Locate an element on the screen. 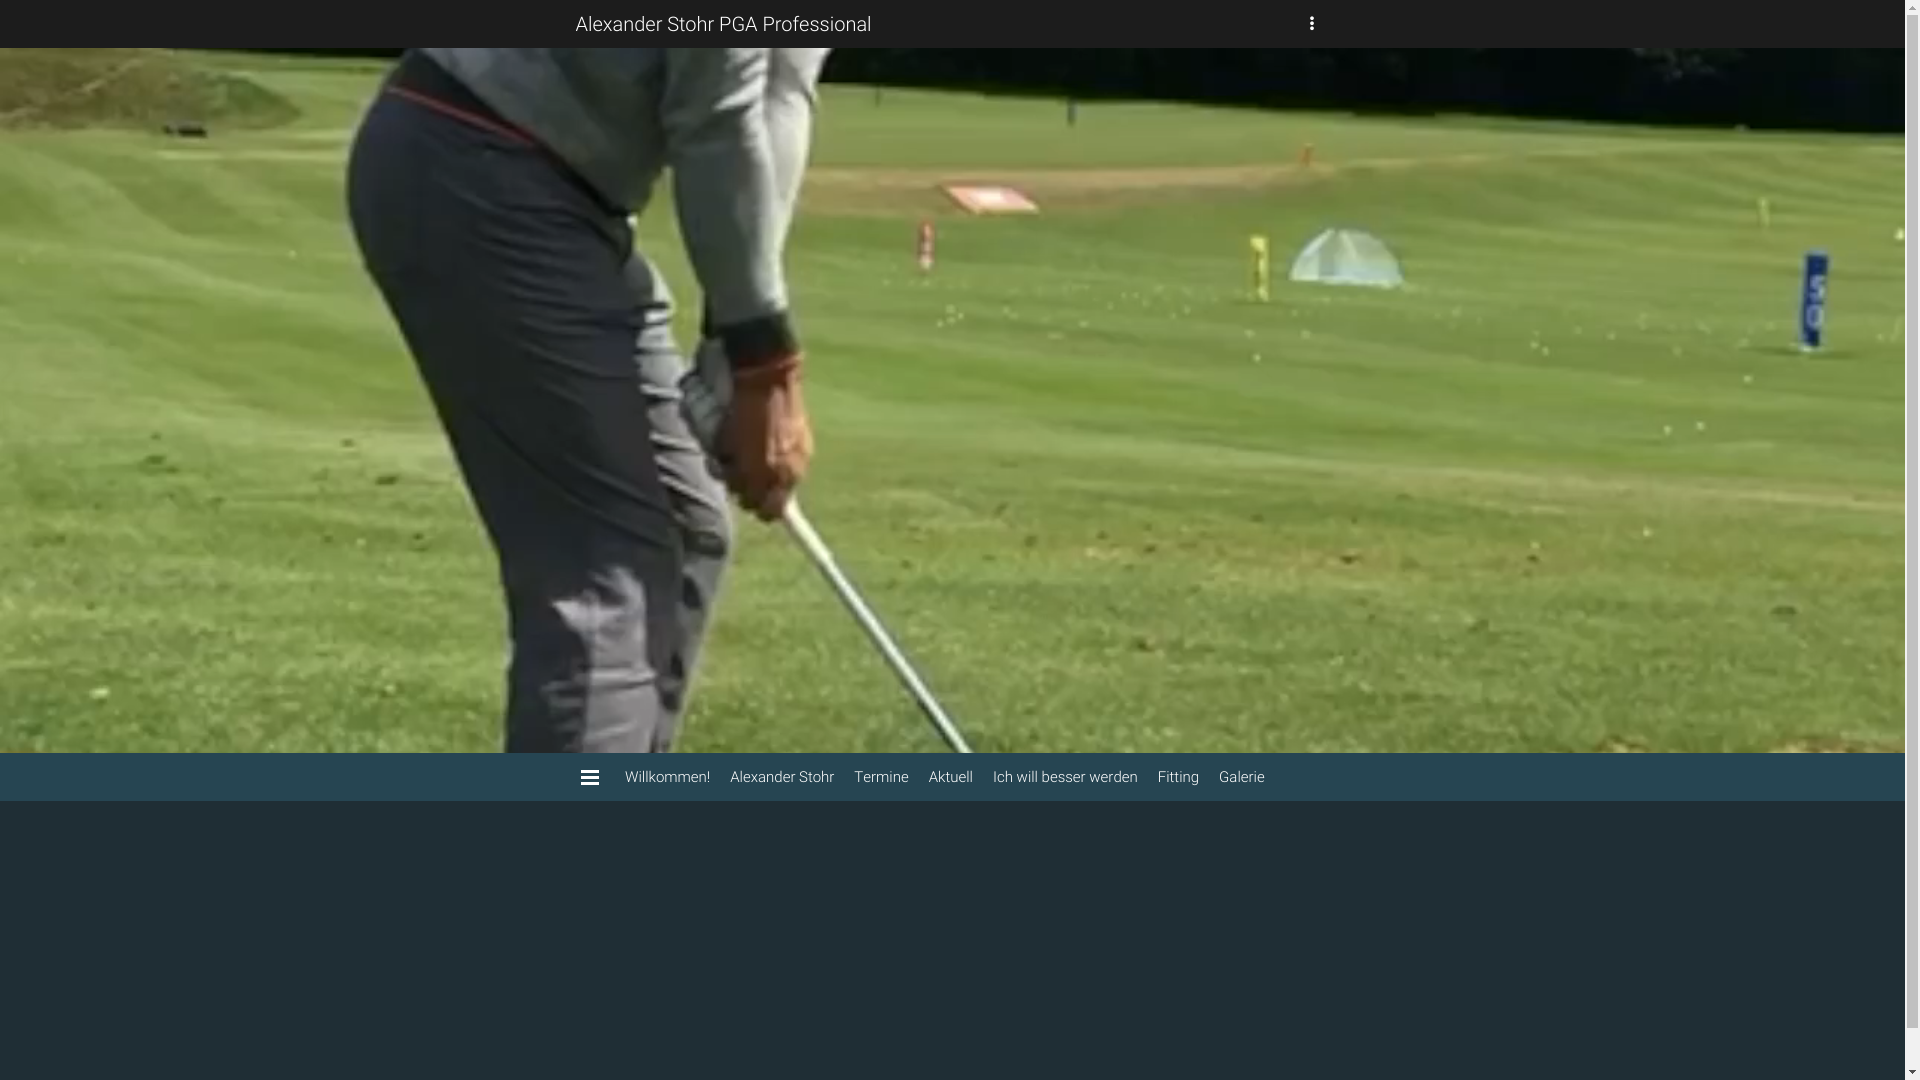 This screenshot has width=1920, height=1080. 'Alexander Stohr' is located at coordinates (720, 775).